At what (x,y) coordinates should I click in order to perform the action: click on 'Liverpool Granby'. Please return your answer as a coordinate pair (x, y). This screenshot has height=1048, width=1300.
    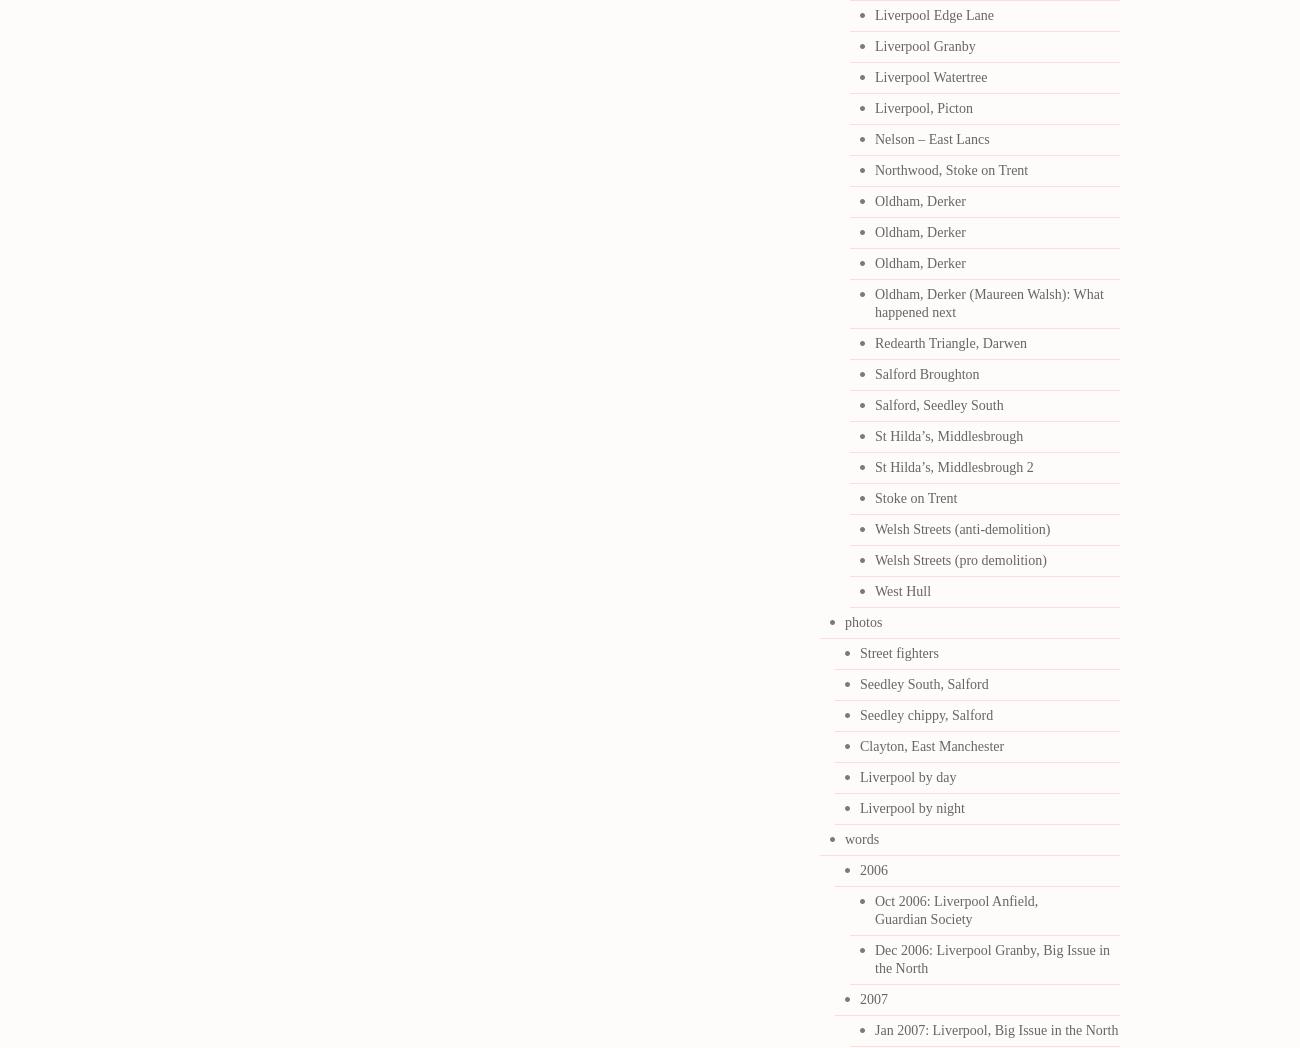
    Looking at the image, I should click on (924, 46).